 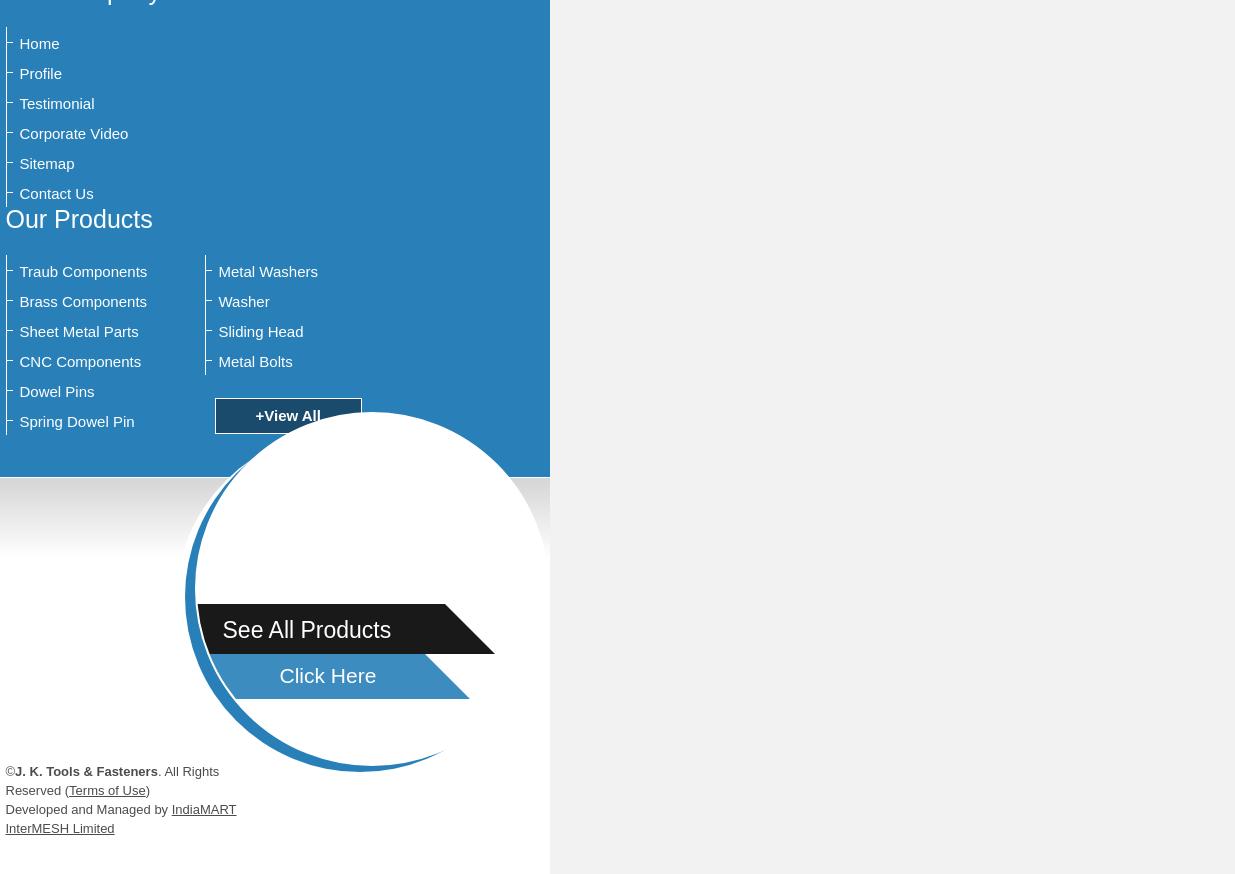 What do you see at coordinates (3, 780) in the screenshot?
I see `'.  All Rights Reserved ('` at bounding box center [3, 780].